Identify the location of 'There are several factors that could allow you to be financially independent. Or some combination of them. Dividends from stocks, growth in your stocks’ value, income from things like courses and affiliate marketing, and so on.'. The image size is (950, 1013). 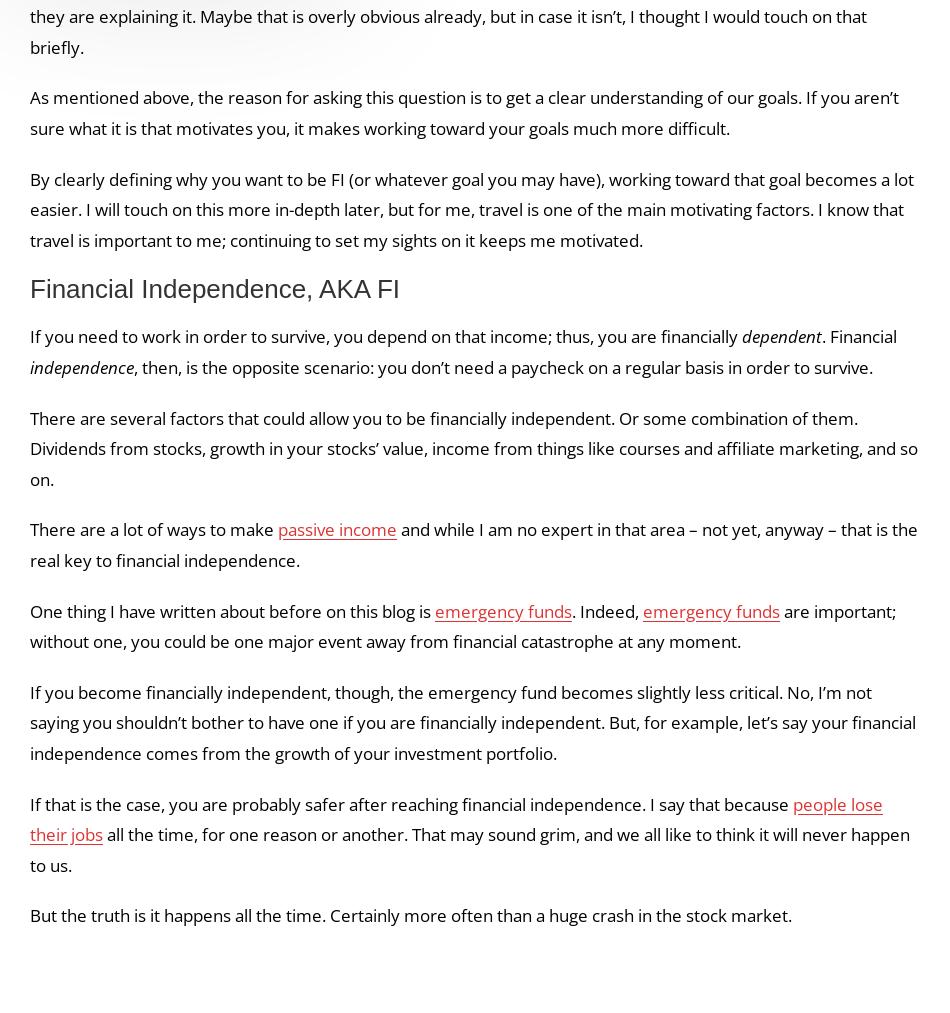
(30, 447).